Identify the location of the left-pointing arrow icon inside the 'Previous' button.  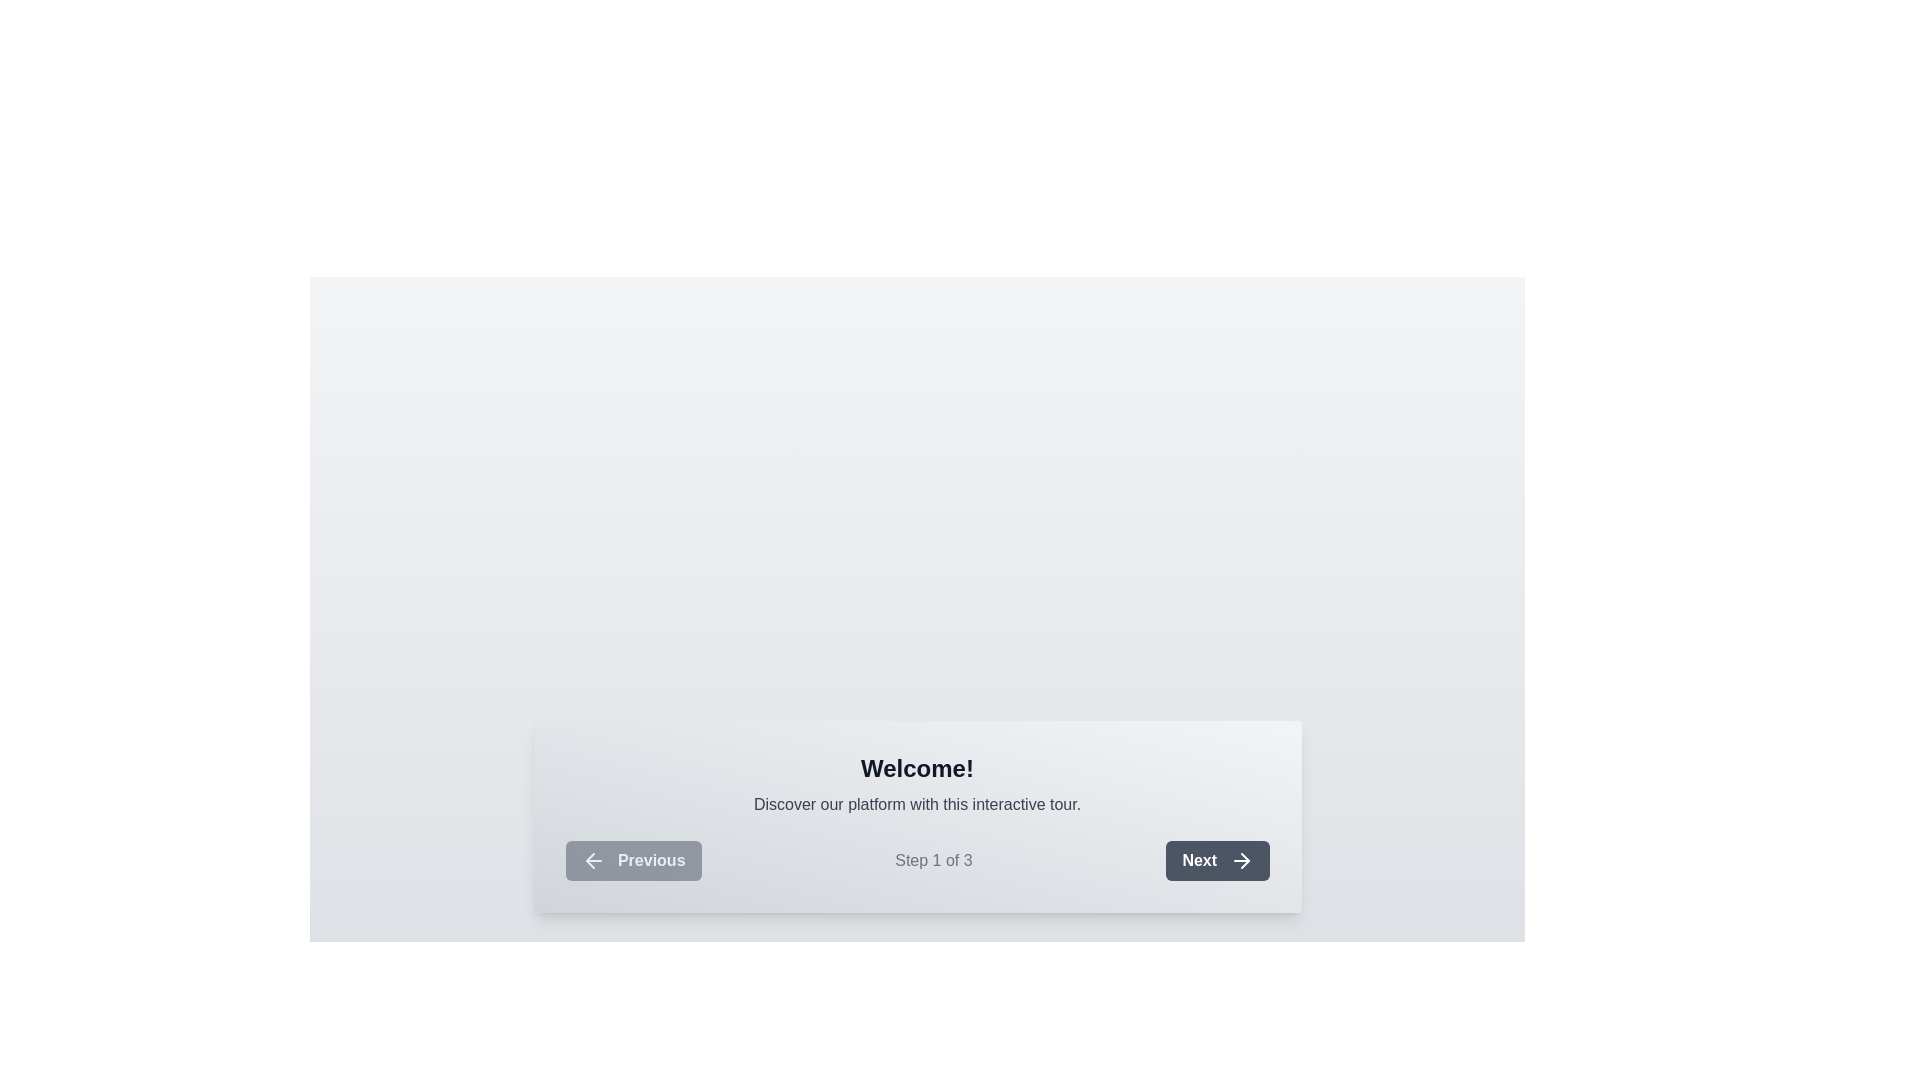
(589, 859).